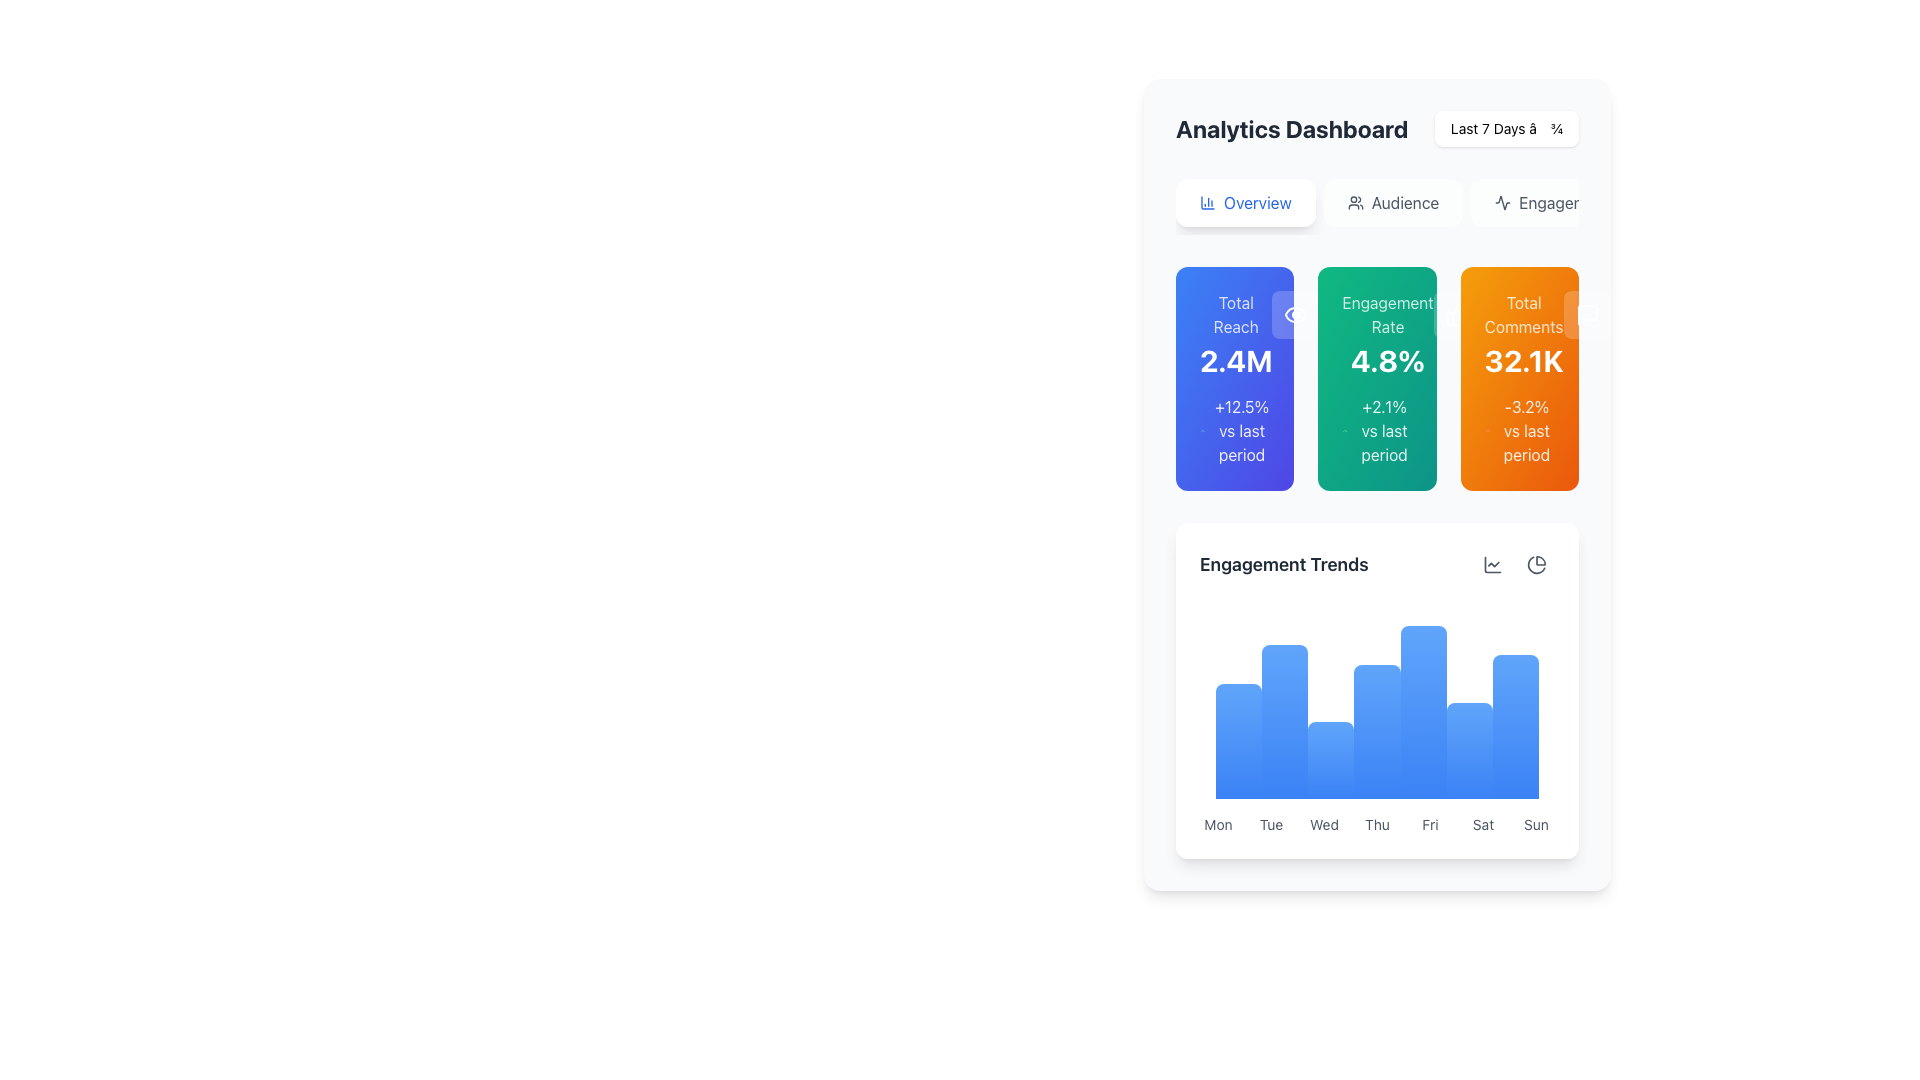 The width and height of the screenshot is (1920, 1080). What do you see at coordinates (1492, 564) in the screenshot?
I see `the icon resembling a line chart pattern located above the interactive segment` at bounding box center [1492, 564].